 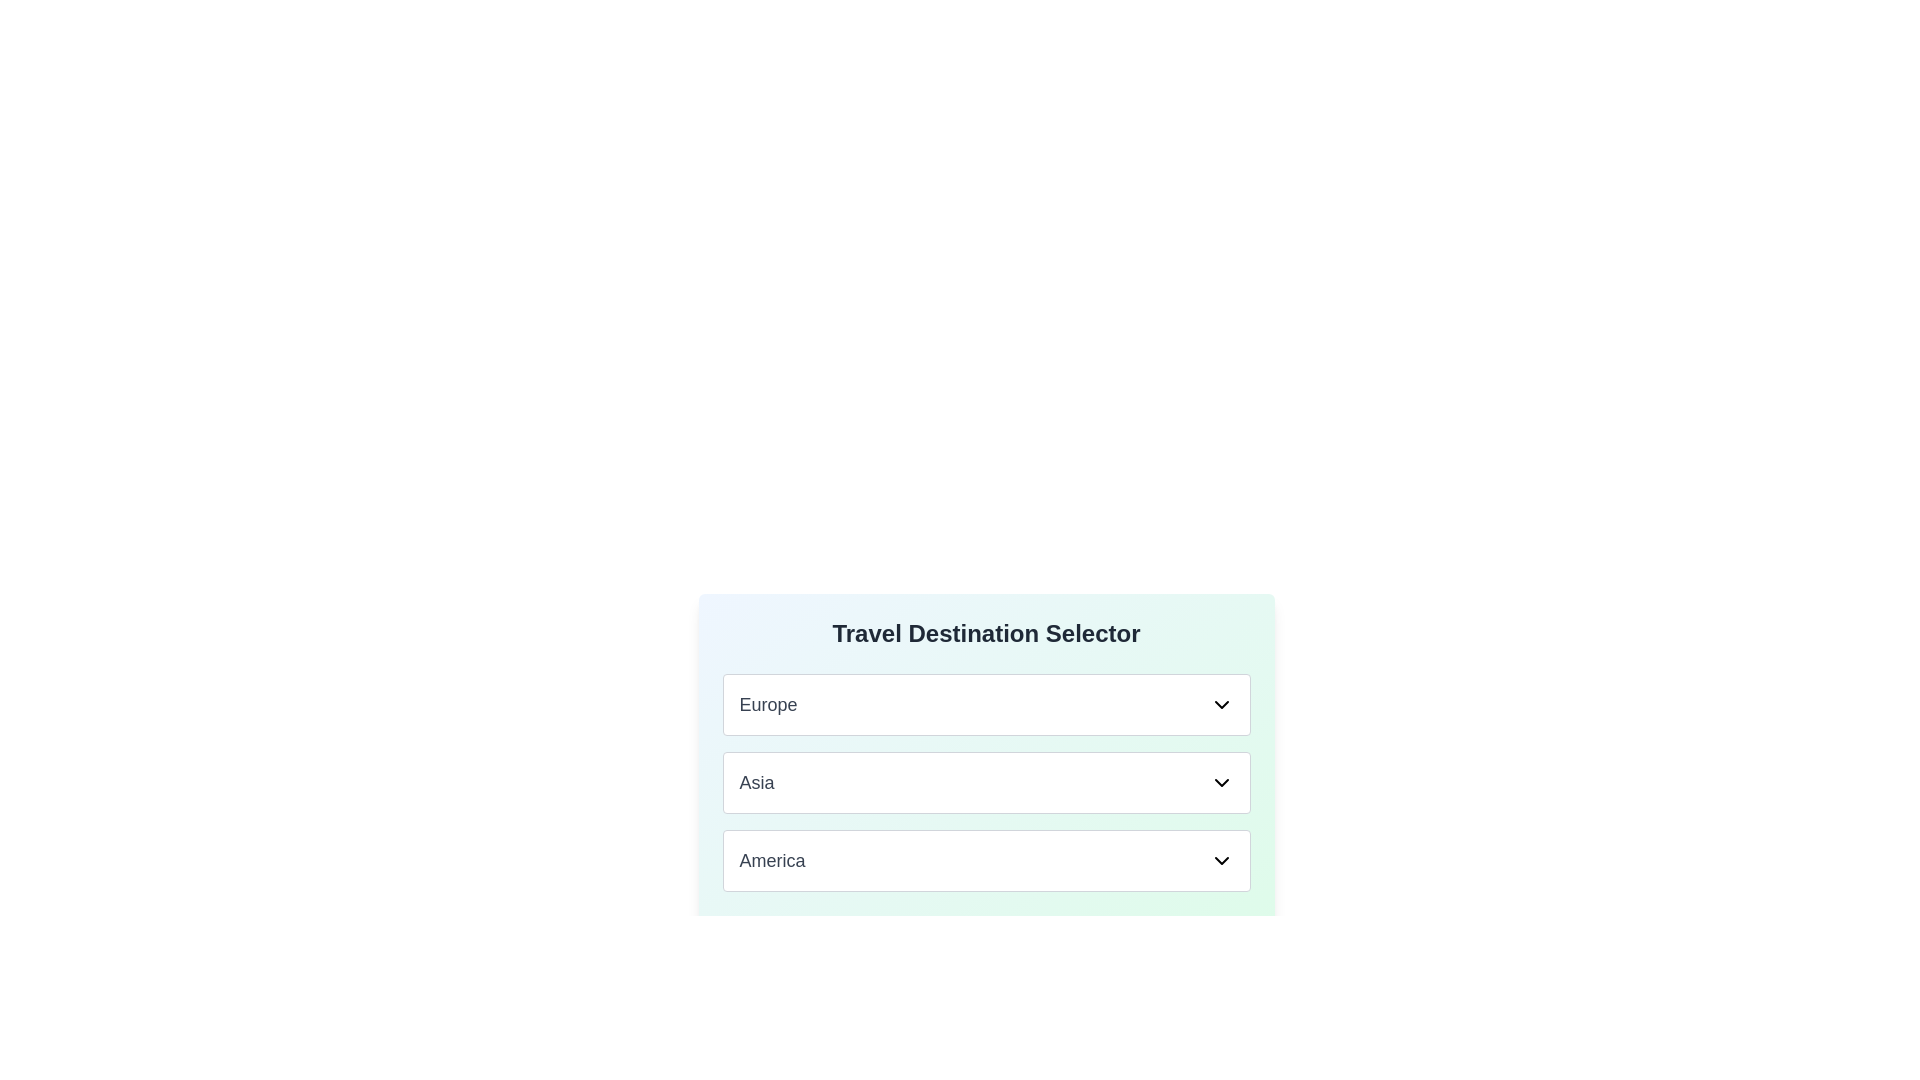 I want to click on the second dropdown item in the list of destinations, which is styled as a button with a dropdown arrow and is located between 'Europe' and 'America', so click(x=986, y=782).